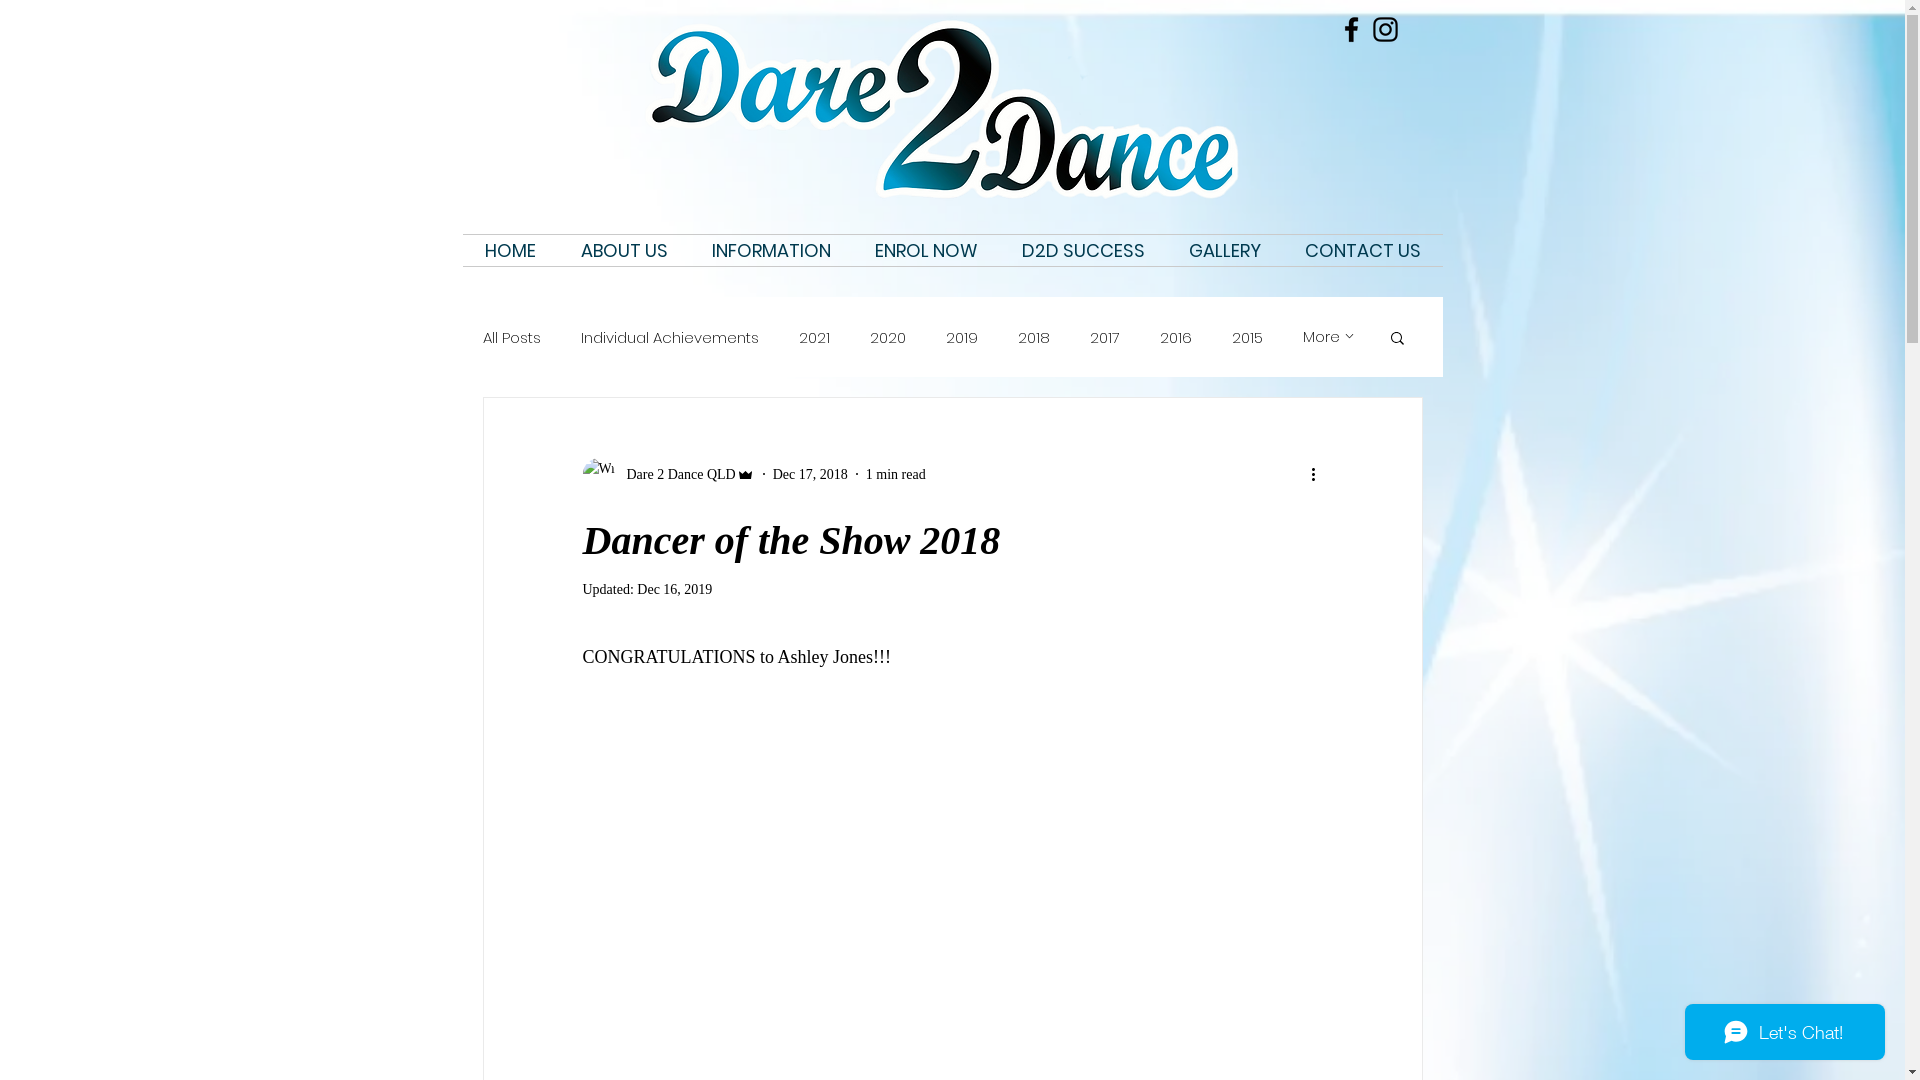 The image size is (1920, 1080). What do you see at coordinates (796, 336) in the screenshot?
I see `'2021'` at bounding box center [796, 336].